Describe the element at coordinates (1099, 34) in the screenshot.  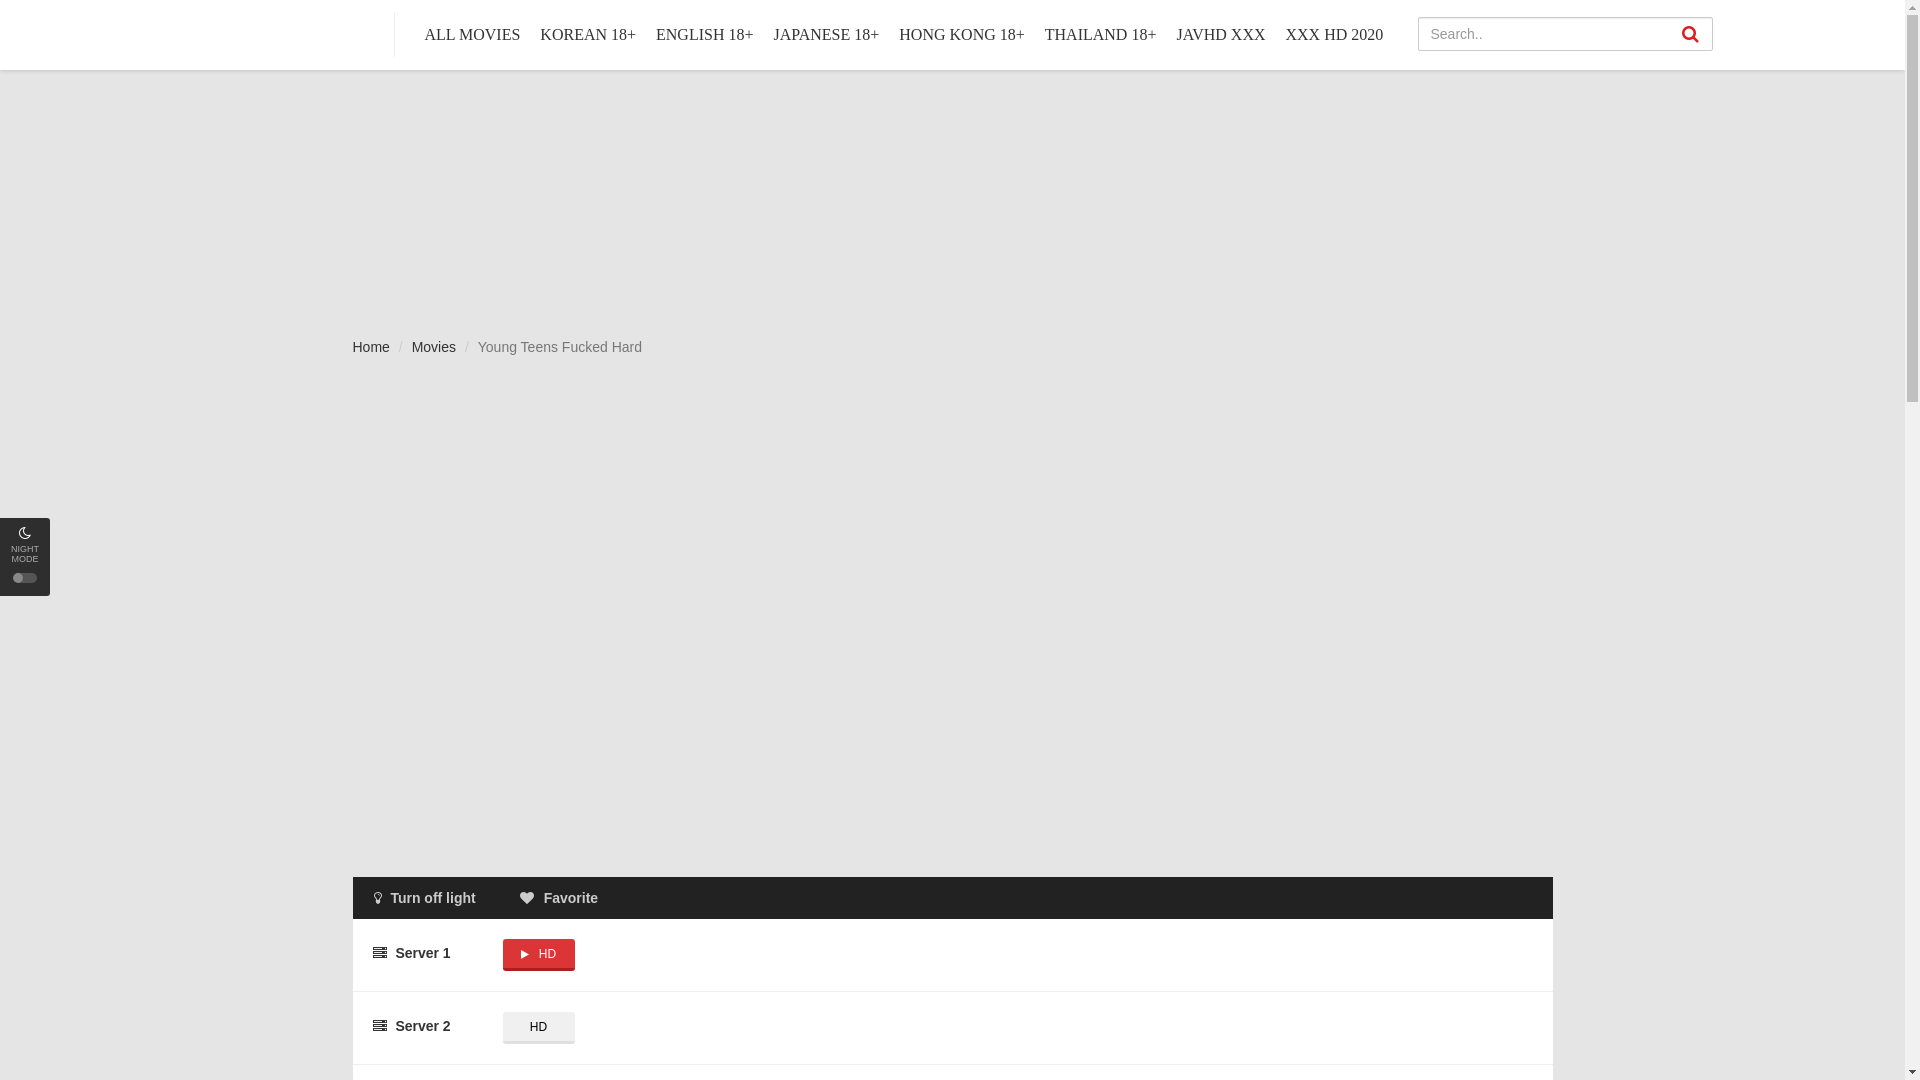
I see `'THAILAND 18+'` at that location.